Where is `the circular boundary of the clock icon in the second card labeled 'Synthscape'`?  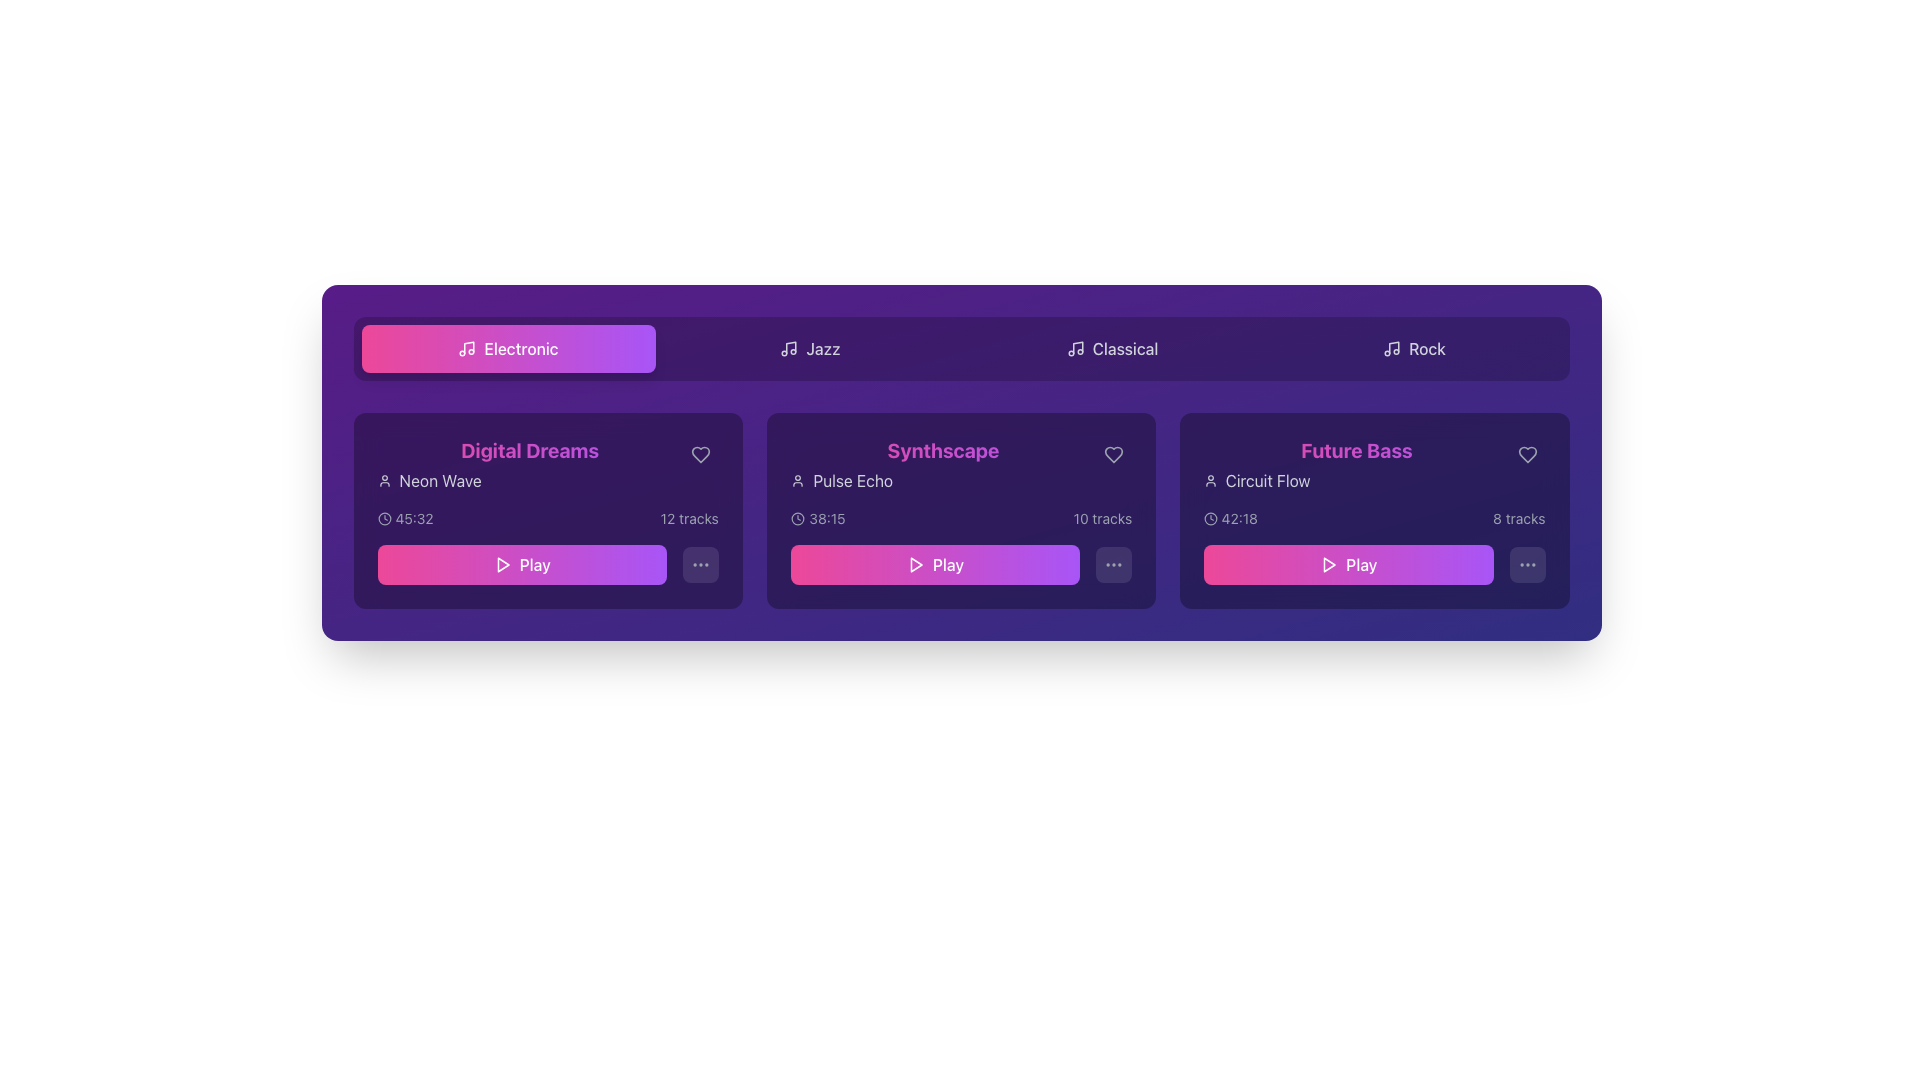
the circular boundary of the clock icon in the second card labeled 'Synthscape' is located at coordinates (796, 518).